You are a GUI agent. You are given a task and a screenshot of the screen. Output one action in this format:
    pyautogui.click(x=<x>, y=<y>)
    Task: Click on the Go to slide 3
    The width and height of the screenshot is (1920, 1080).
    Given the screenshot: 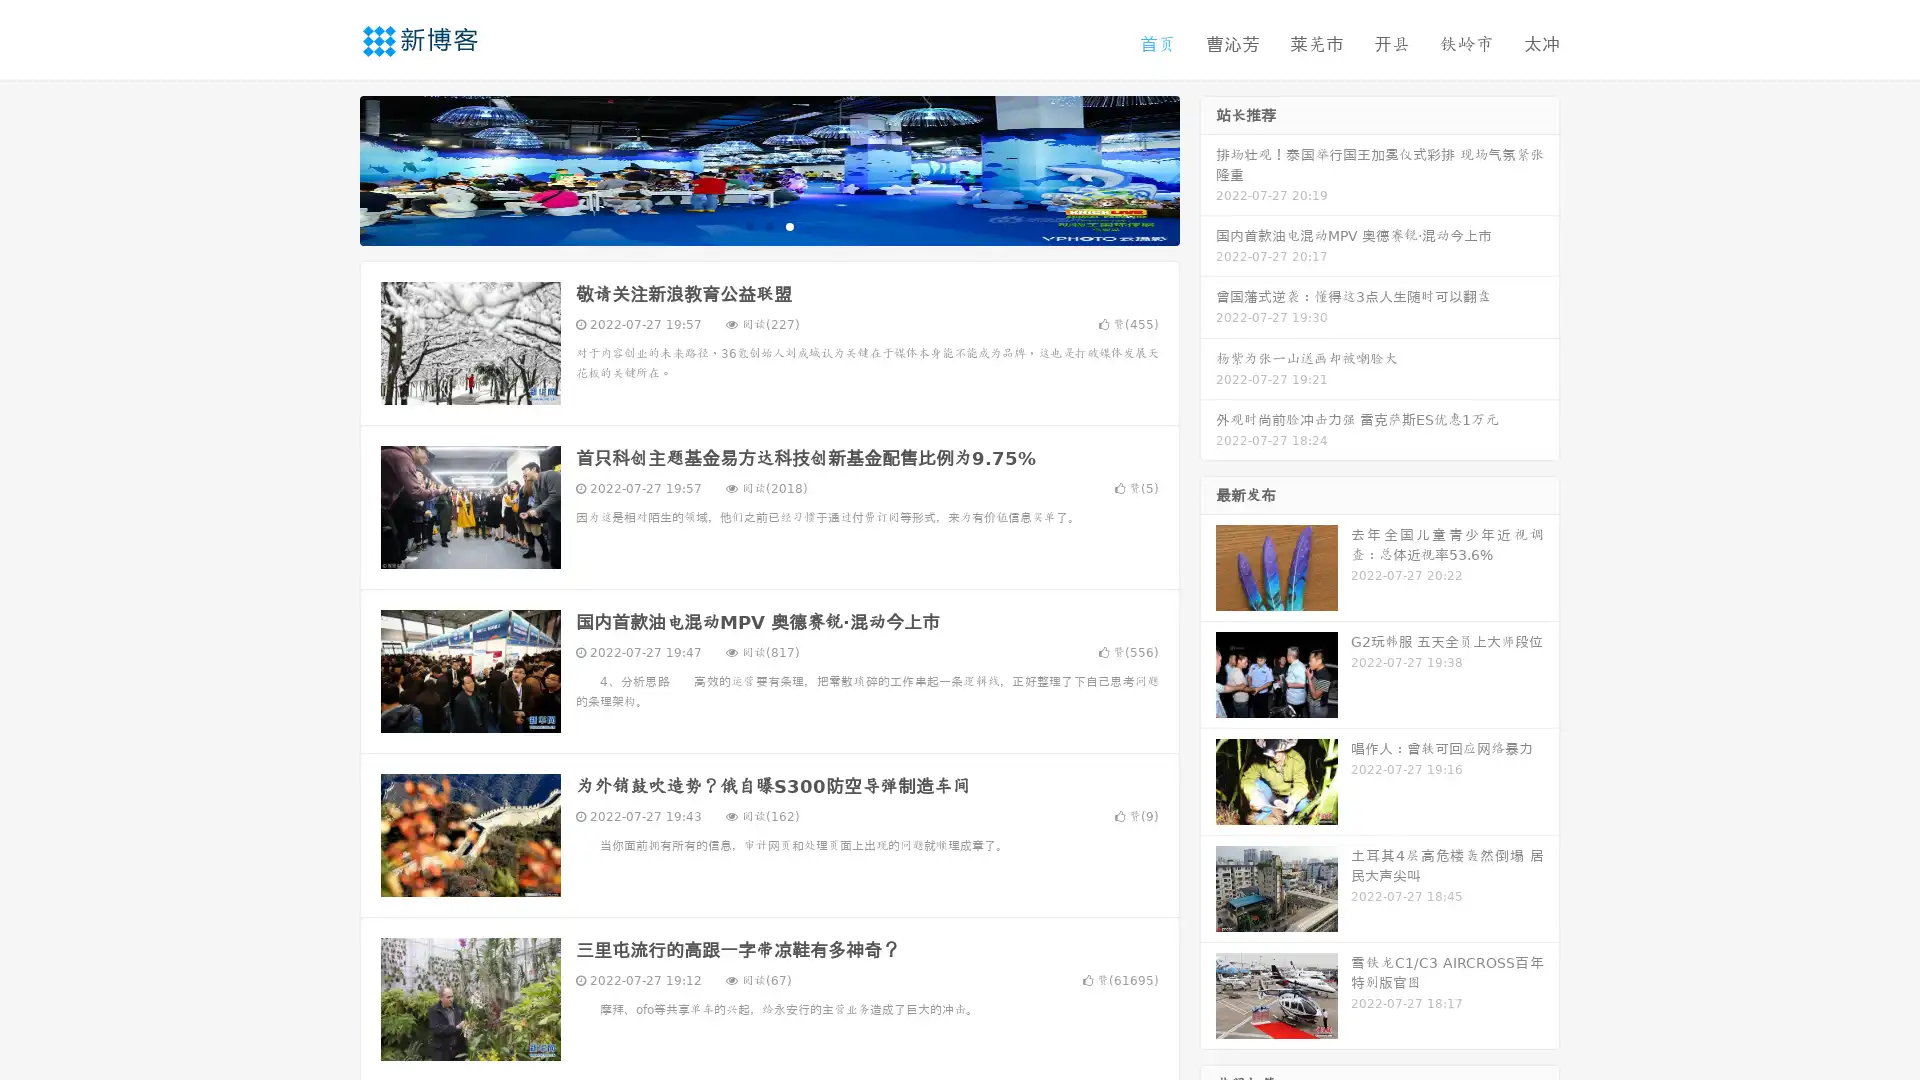 What is the action you would take?
    pyautogui.click(x=789, y=225)
    